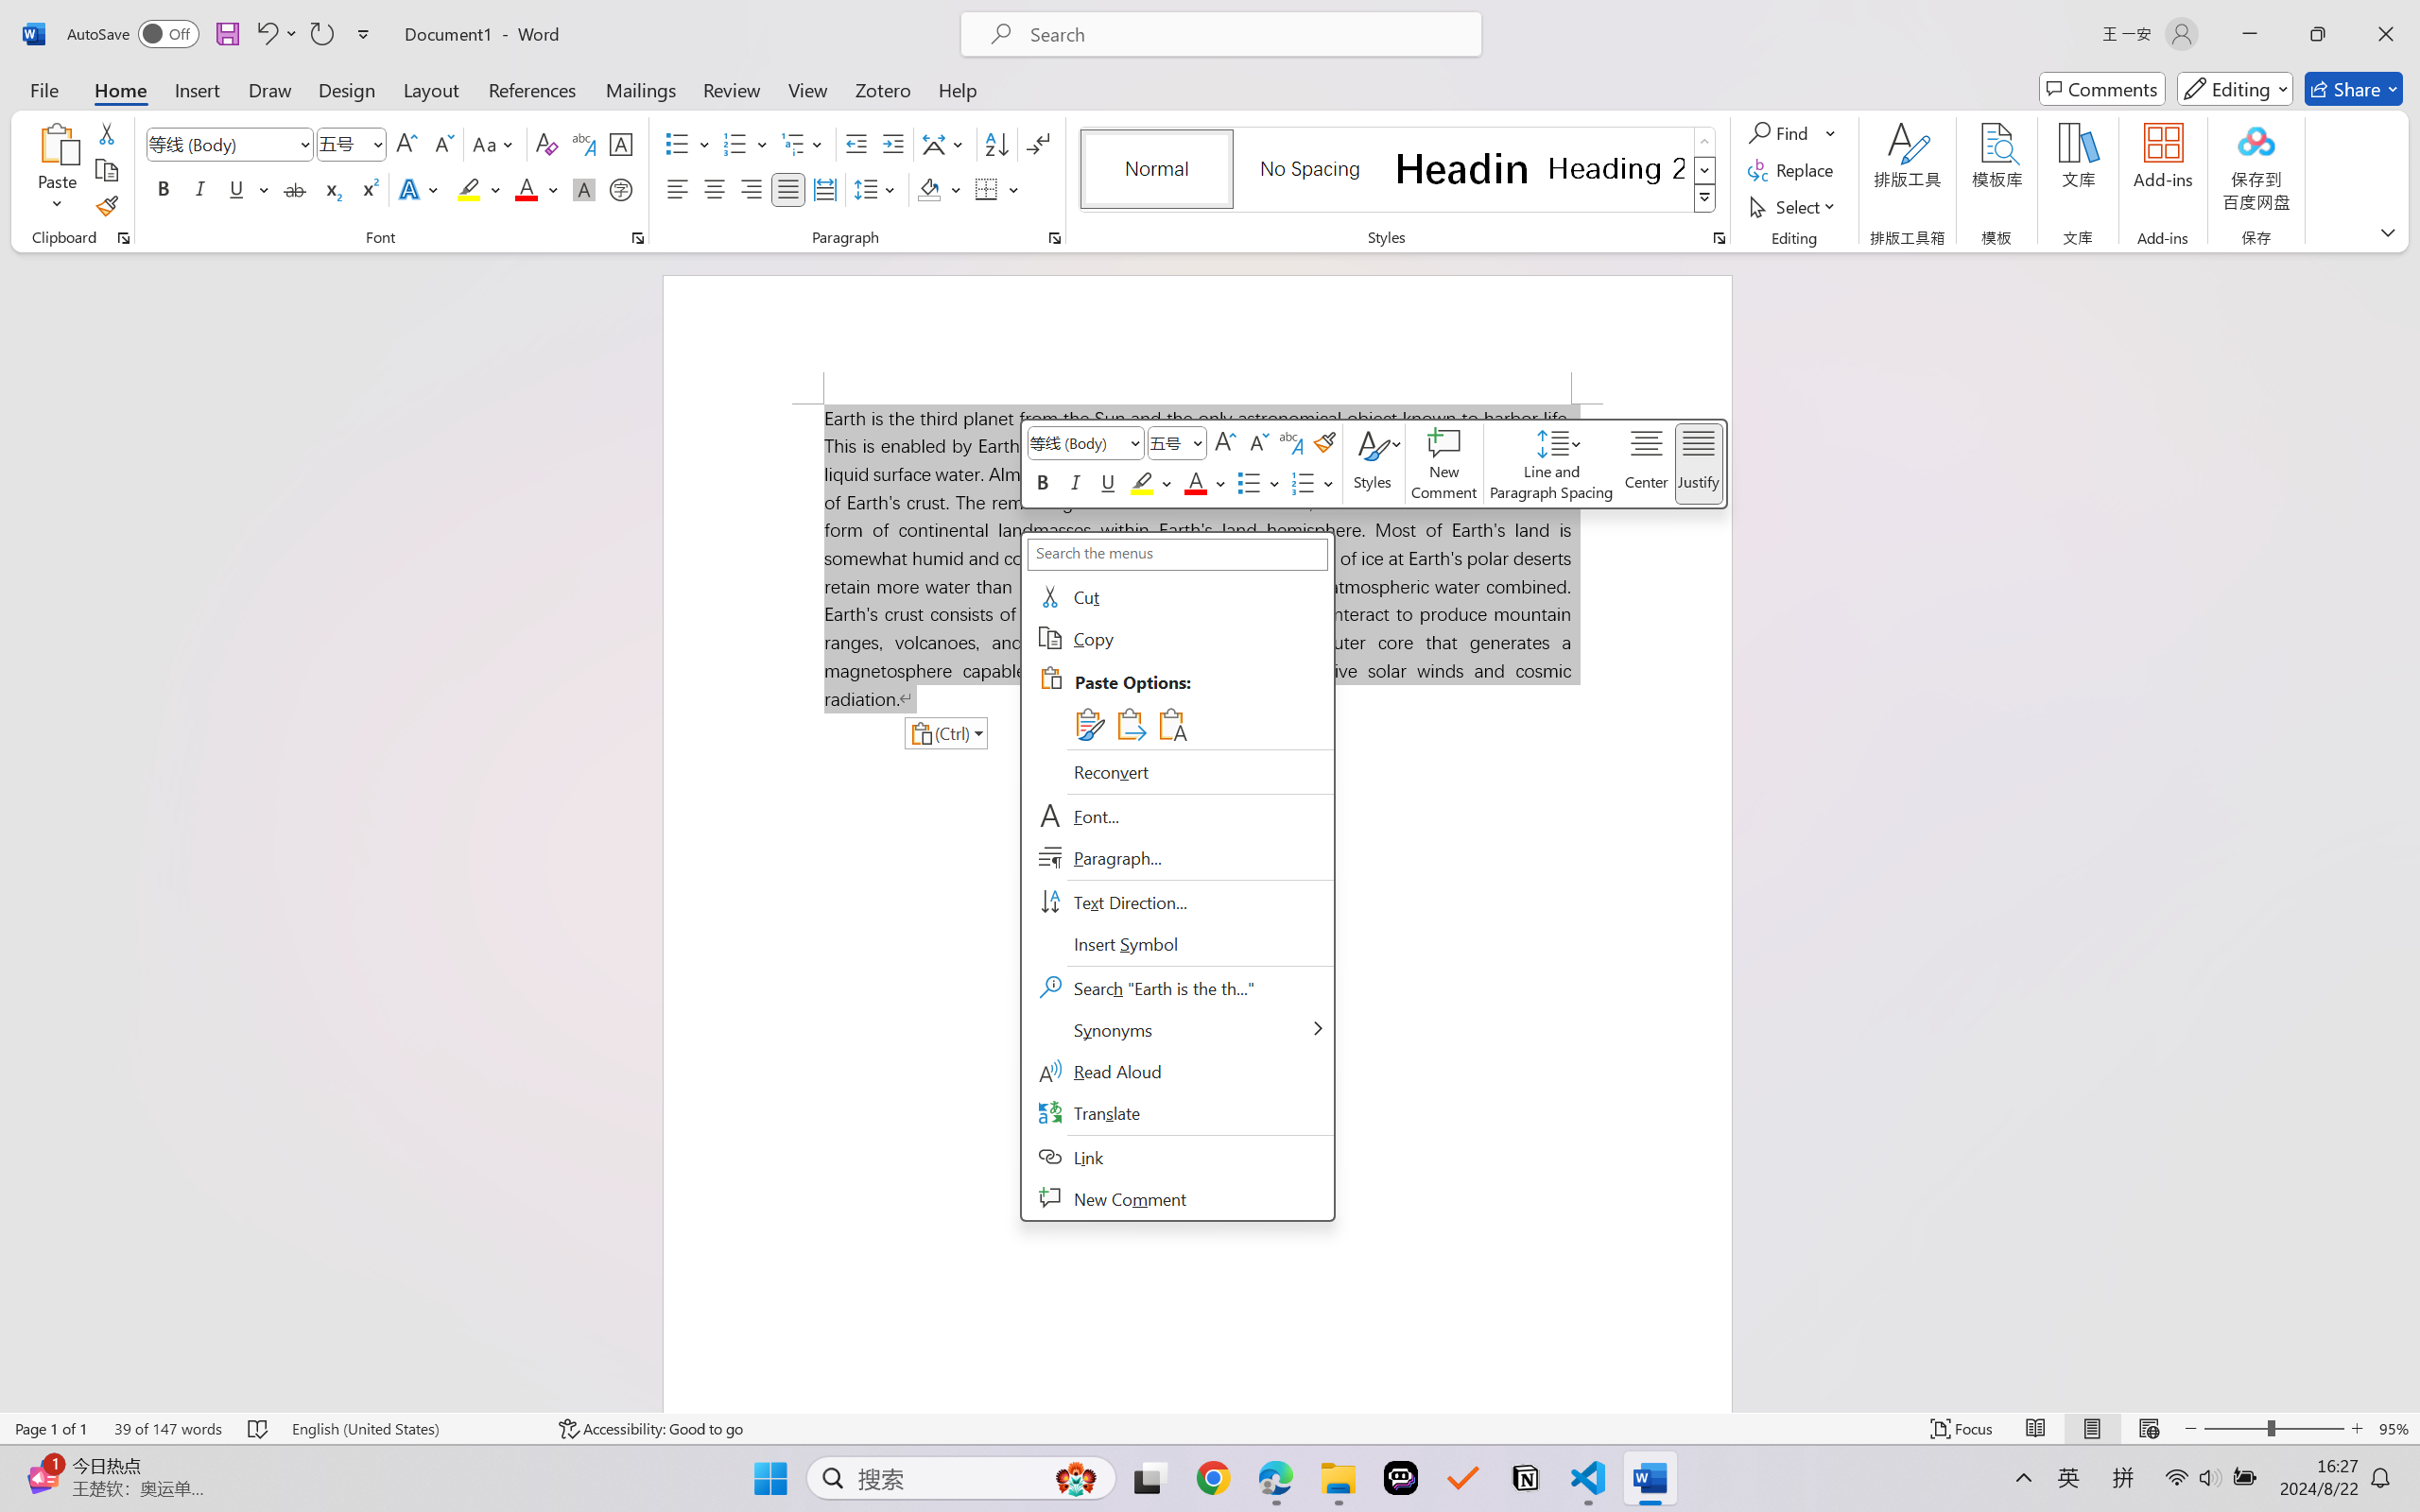 Image resolution: width=2420 pixels, height=1512 pixels. What do you see at coordinates (1210, 1428) in the screenshot?
I see `'Class: MsoCommandBar'` at bounding box center [1210, 1428].